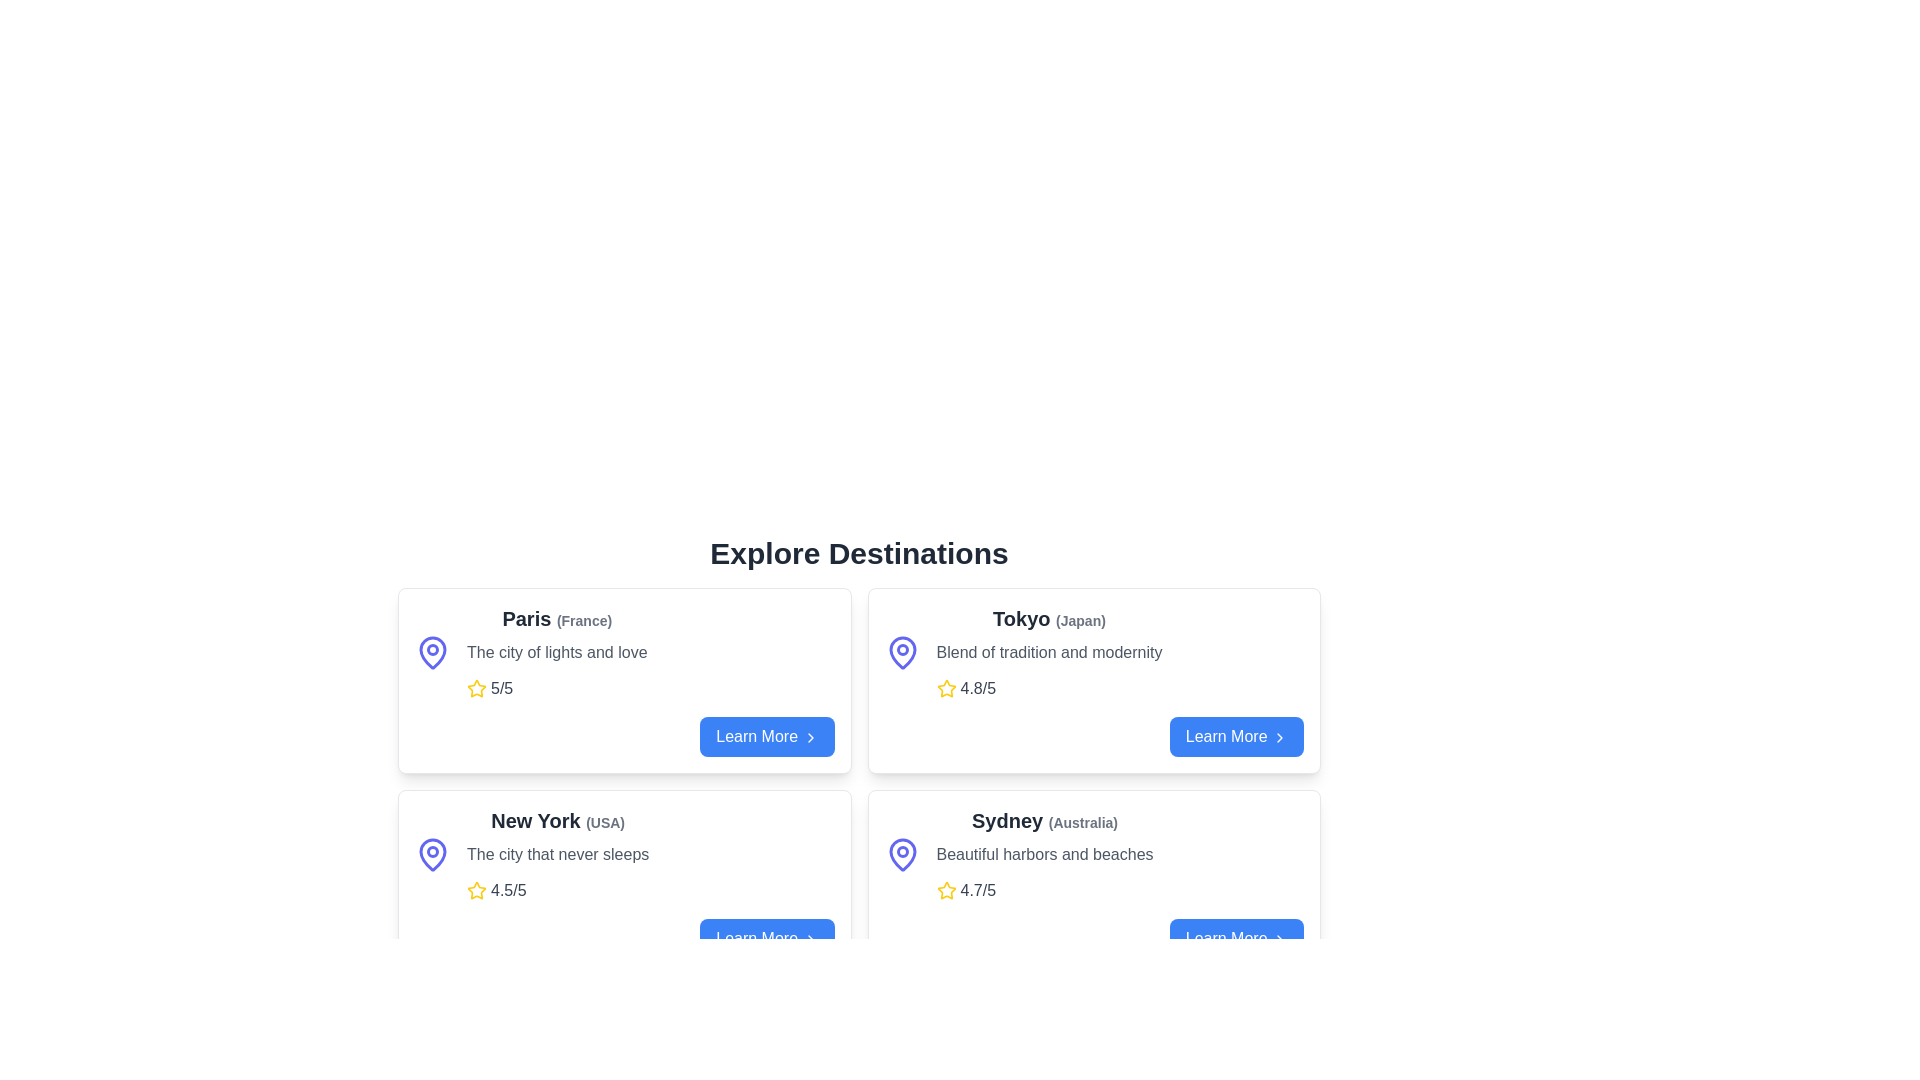 This screenshot has height=1080, width=1920. Describe the element at coordinates (1082, 822) in the screenshot. I see `the static text label providing contextual information about the location 'Sydney', which is part of the text block 'Sydney (Australia)' in the lower right card of the grid layout` at that location.